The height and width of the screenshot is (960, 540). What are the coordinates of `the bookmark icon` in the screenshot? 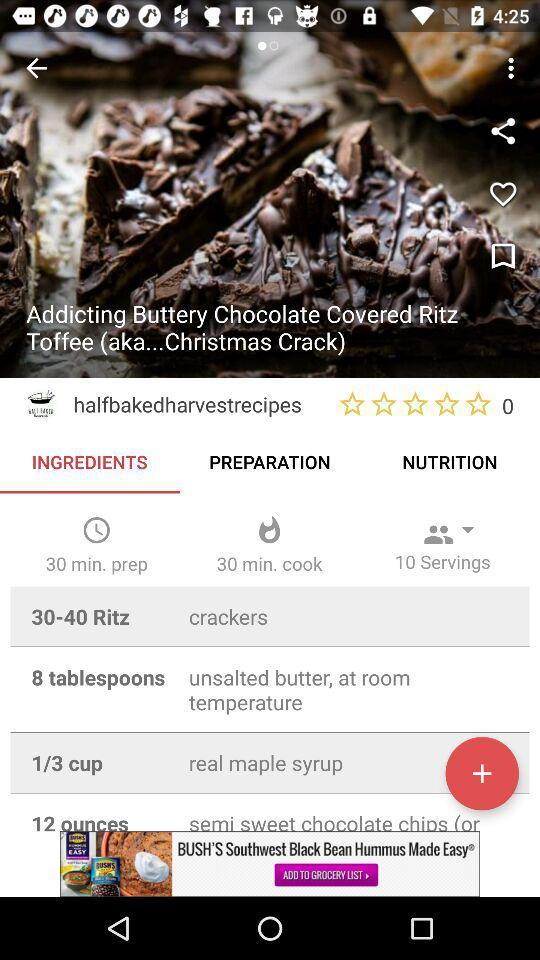 It's located at (502, 256).